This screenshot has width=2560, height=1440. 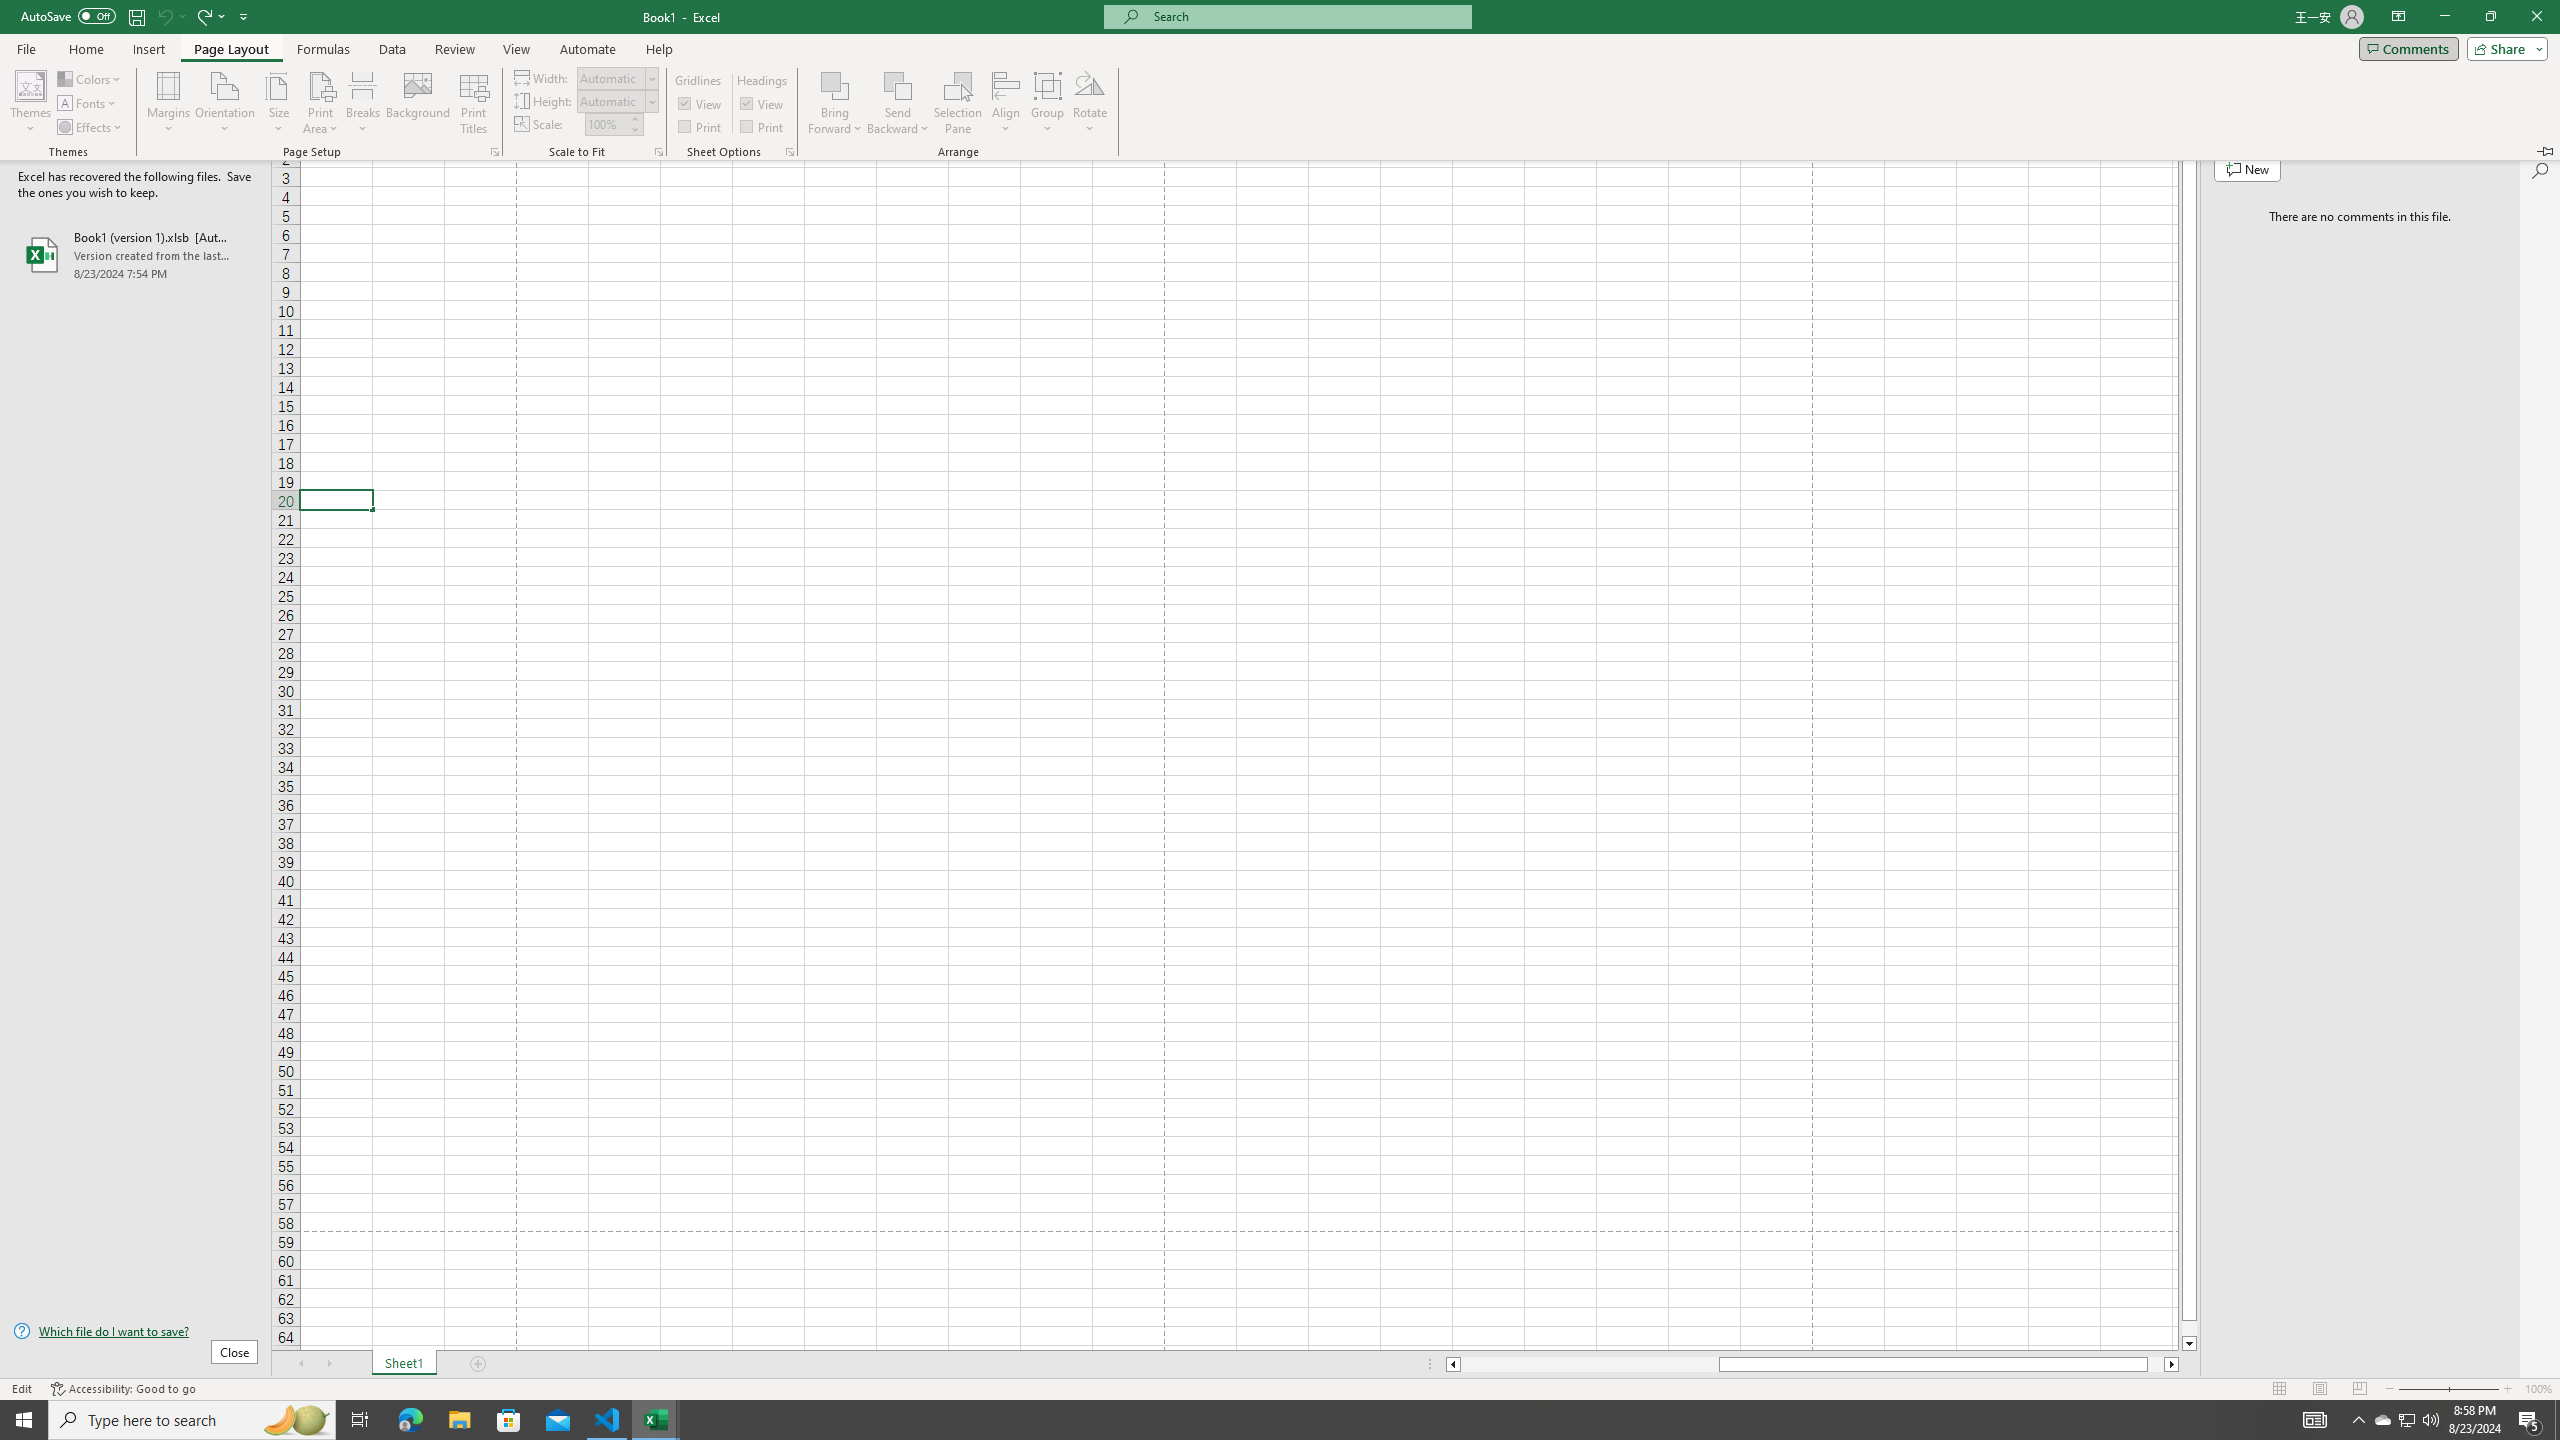 What do you see at coordinates (656, 1418) in the screenshot?
I see `'Visual Studio Code - 1 running window'` at bounding box center [656, 1418].